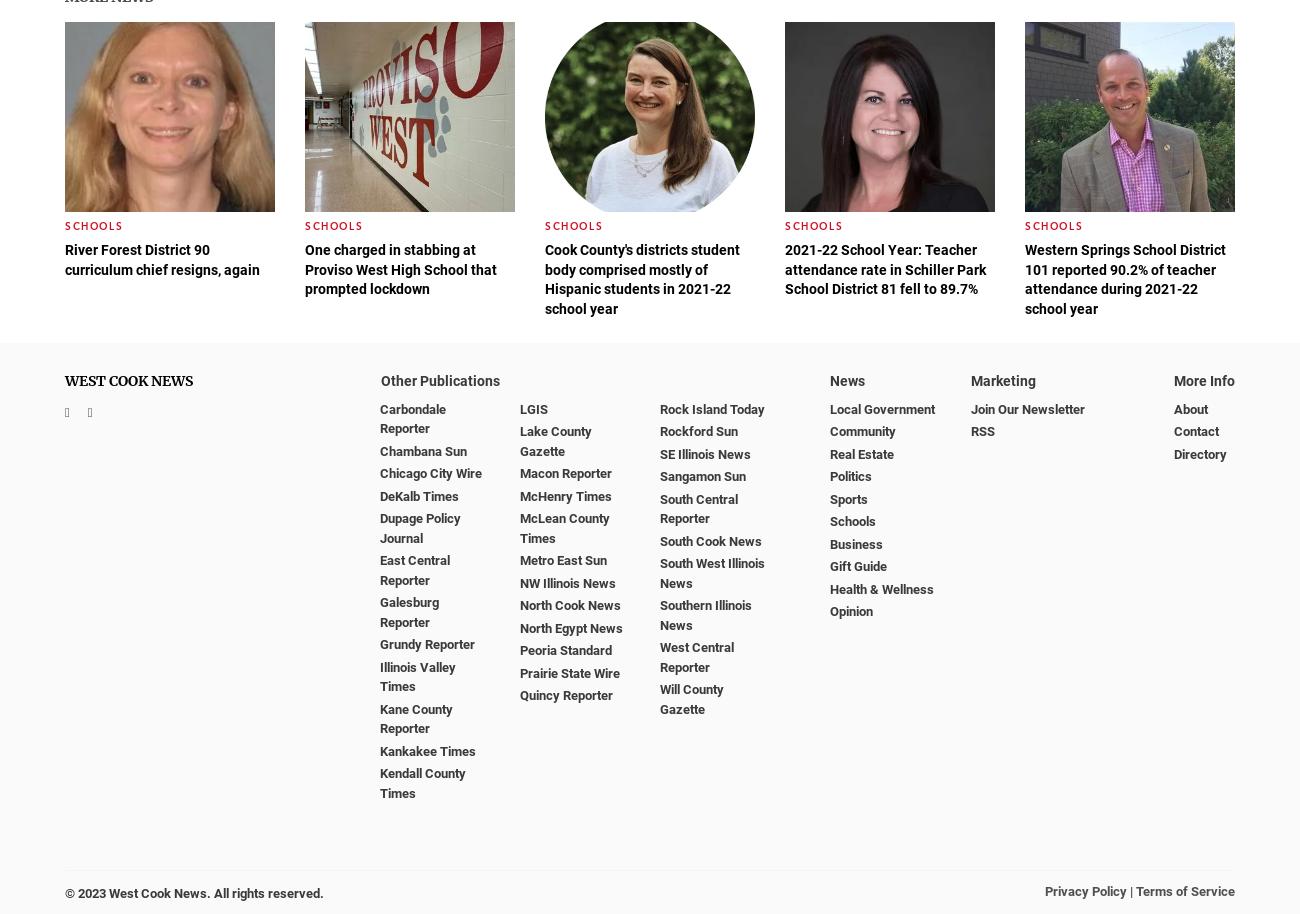 This screenshot has width=1300, height=914. Describe the element at coordinates (562, 527) in the screenshot. I see `'McLean County Times'` at that location.